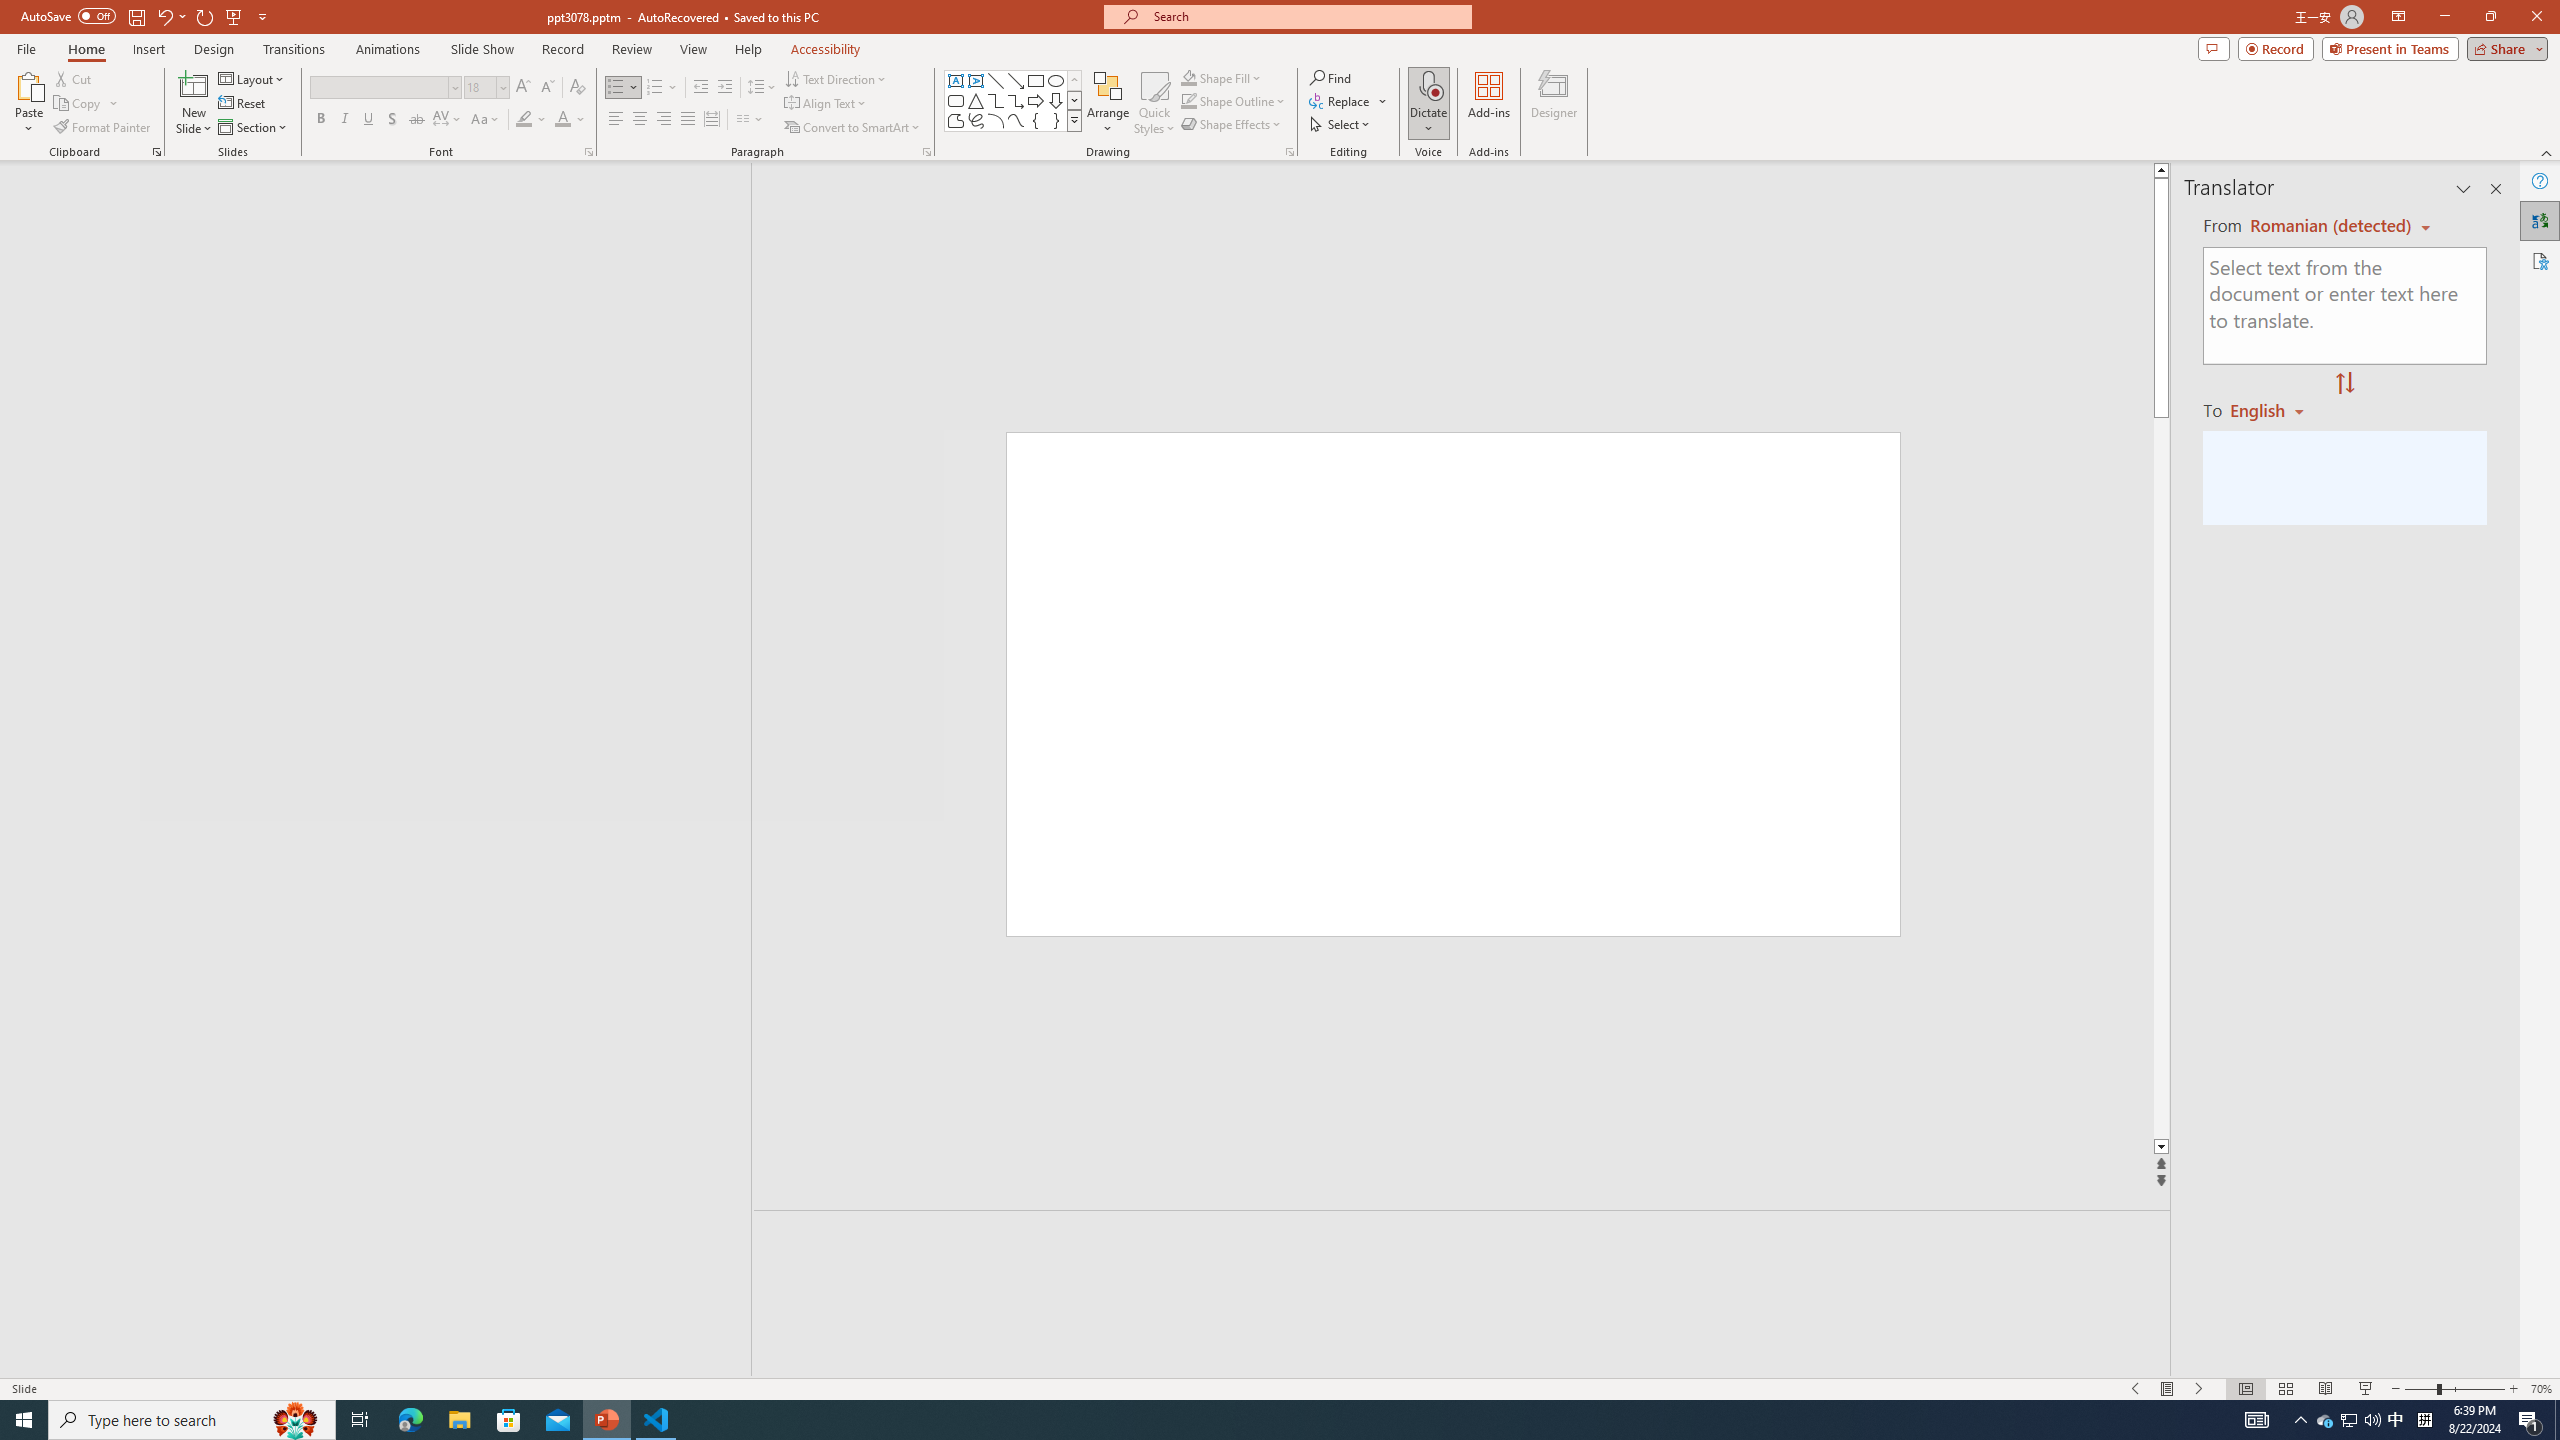  Describe the element at coordinates (1015, 80) in the screenshot. I see `'Line Arrow'` at that location.